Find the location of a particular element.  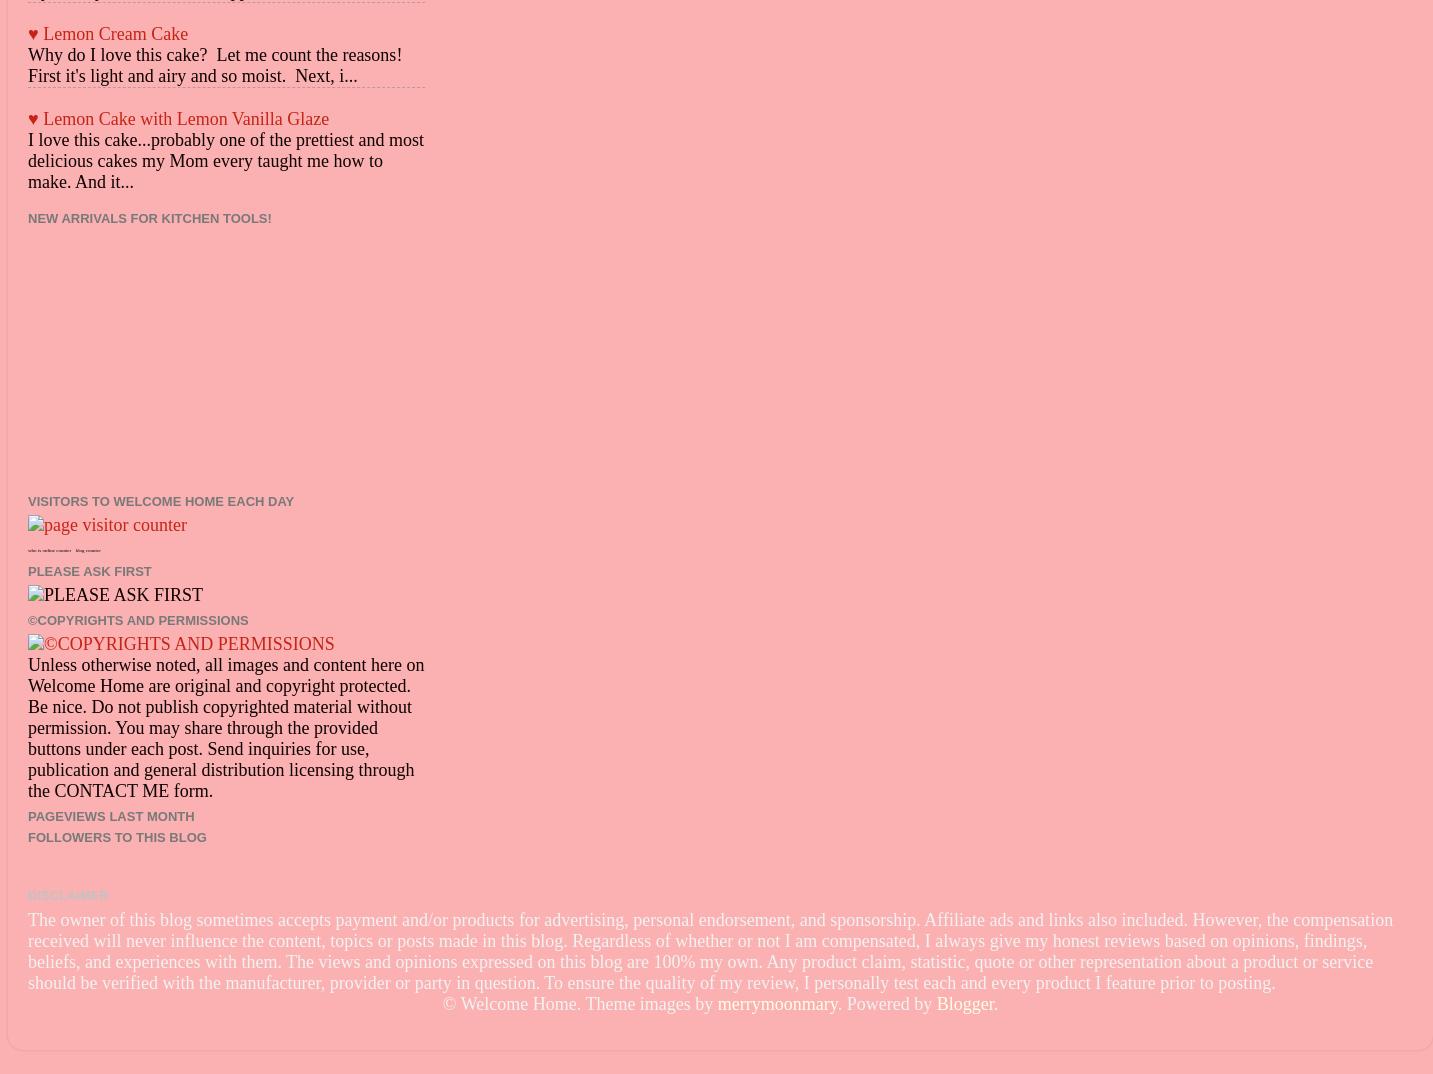

'Why do I love this cake?  Let me count the reasons!   First it's light and airy and so moist.  Next, i...' is located at coordinates (219, 64).